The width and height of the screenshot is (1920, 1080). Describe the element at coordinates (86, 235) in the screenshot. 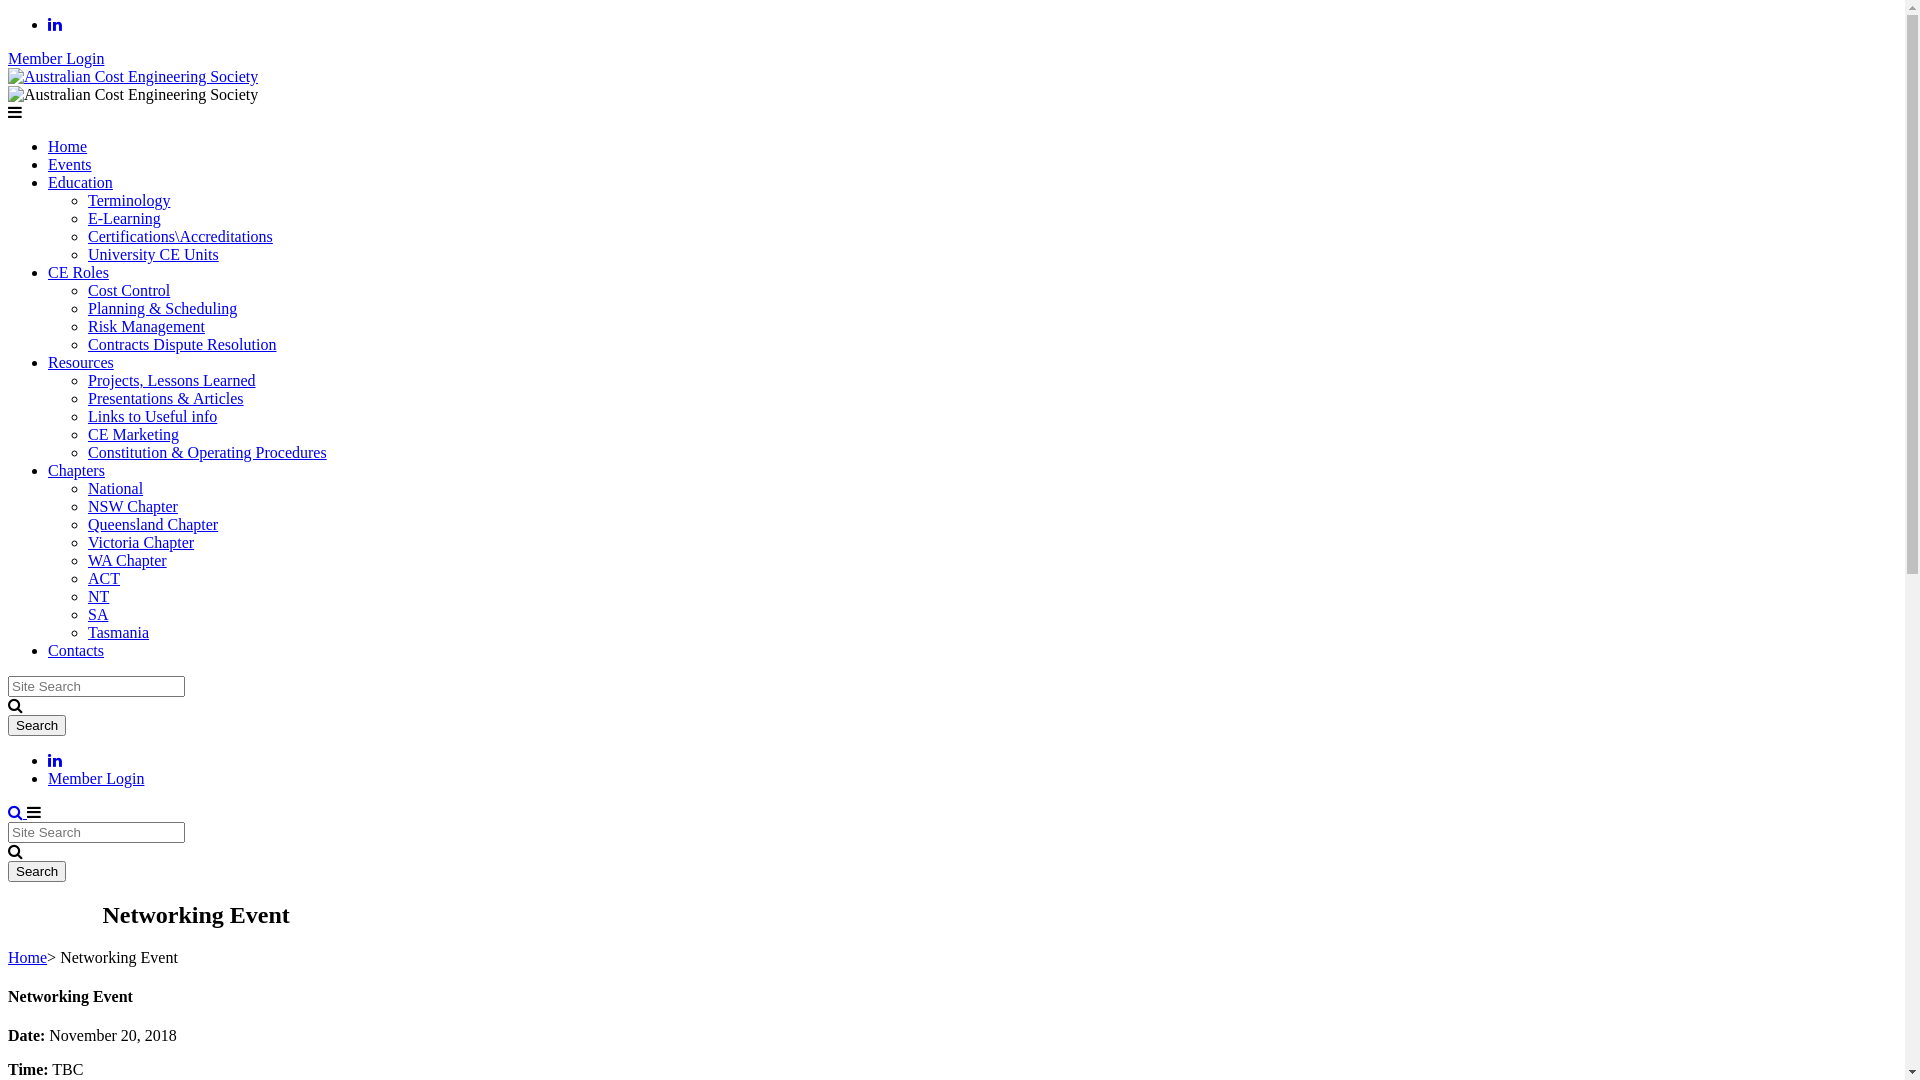

I see `'Certifications\Accreditations'` at that location.